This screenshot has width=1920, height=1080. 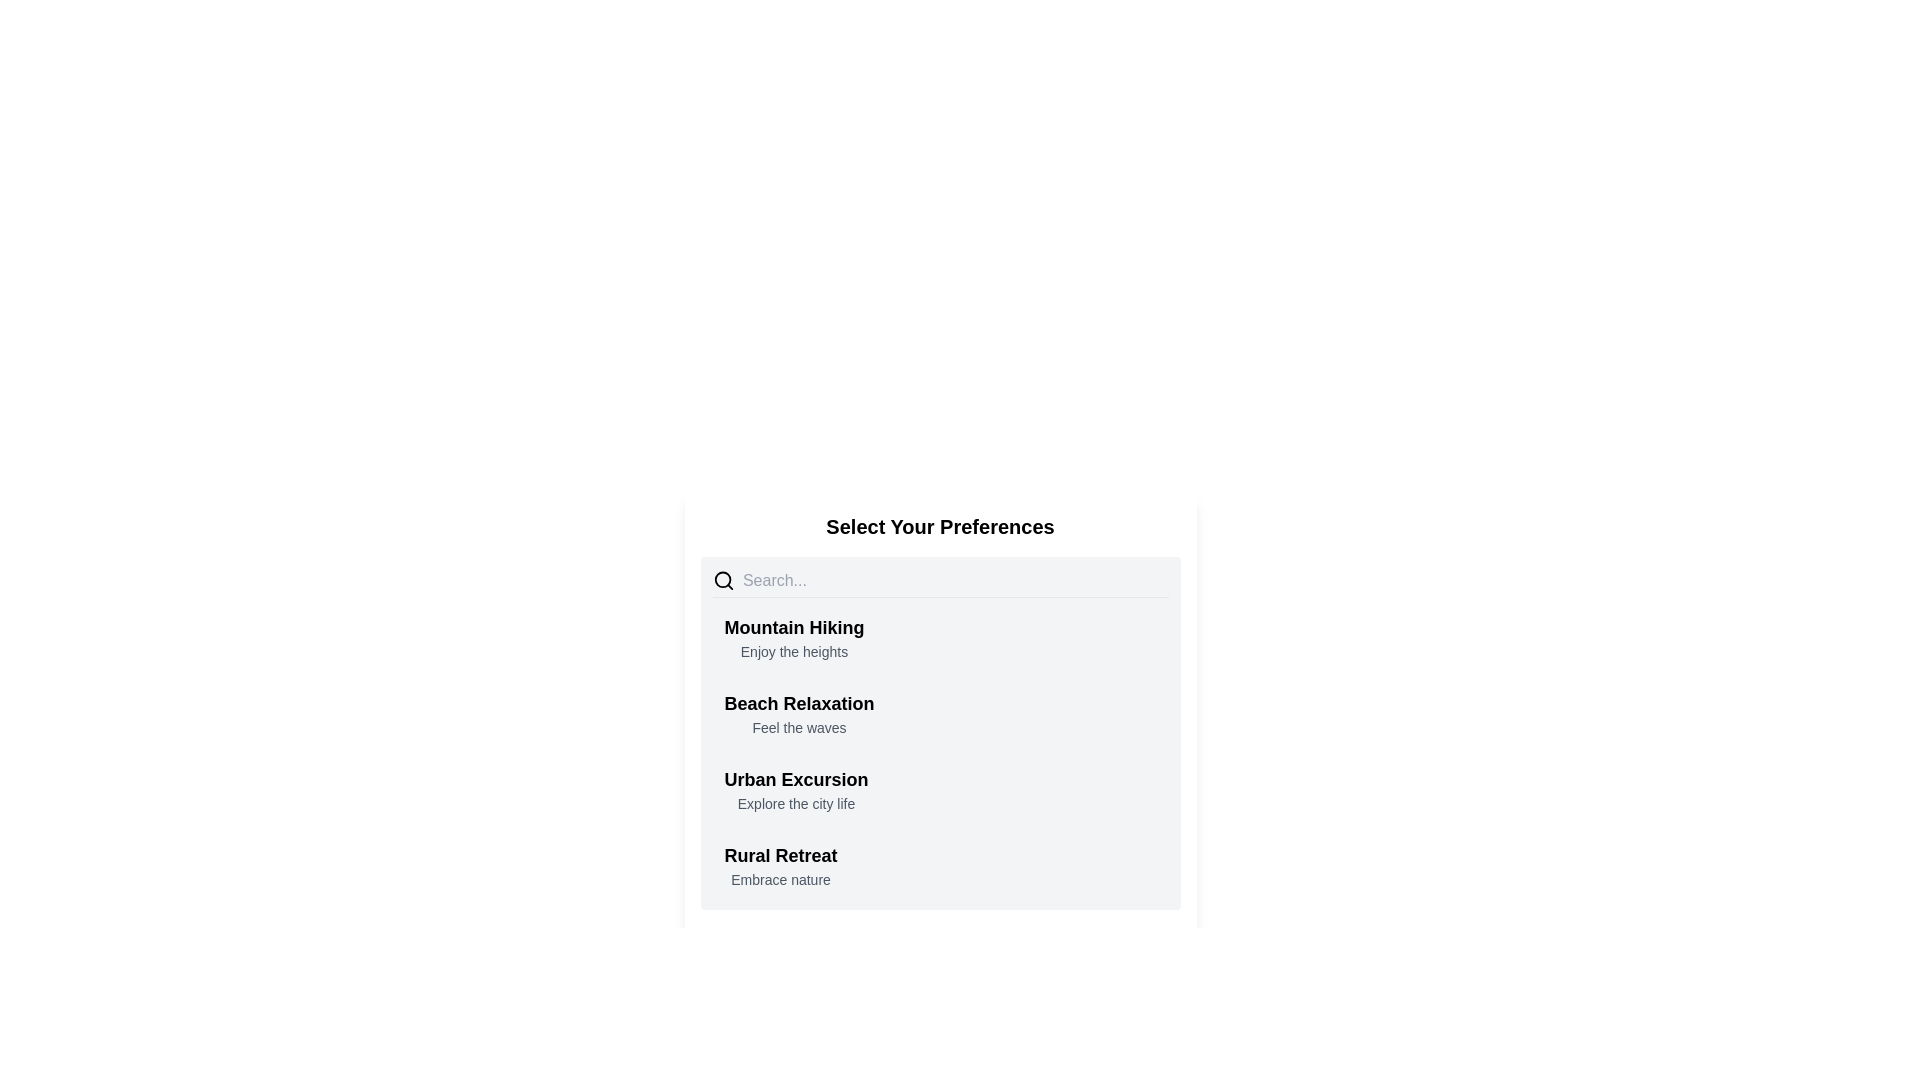 I want to click on the text block displaying 'Embrace nature' in a smaller, gray font, located beneath the title 'Rural Retreat', so click(x=780, y=878).